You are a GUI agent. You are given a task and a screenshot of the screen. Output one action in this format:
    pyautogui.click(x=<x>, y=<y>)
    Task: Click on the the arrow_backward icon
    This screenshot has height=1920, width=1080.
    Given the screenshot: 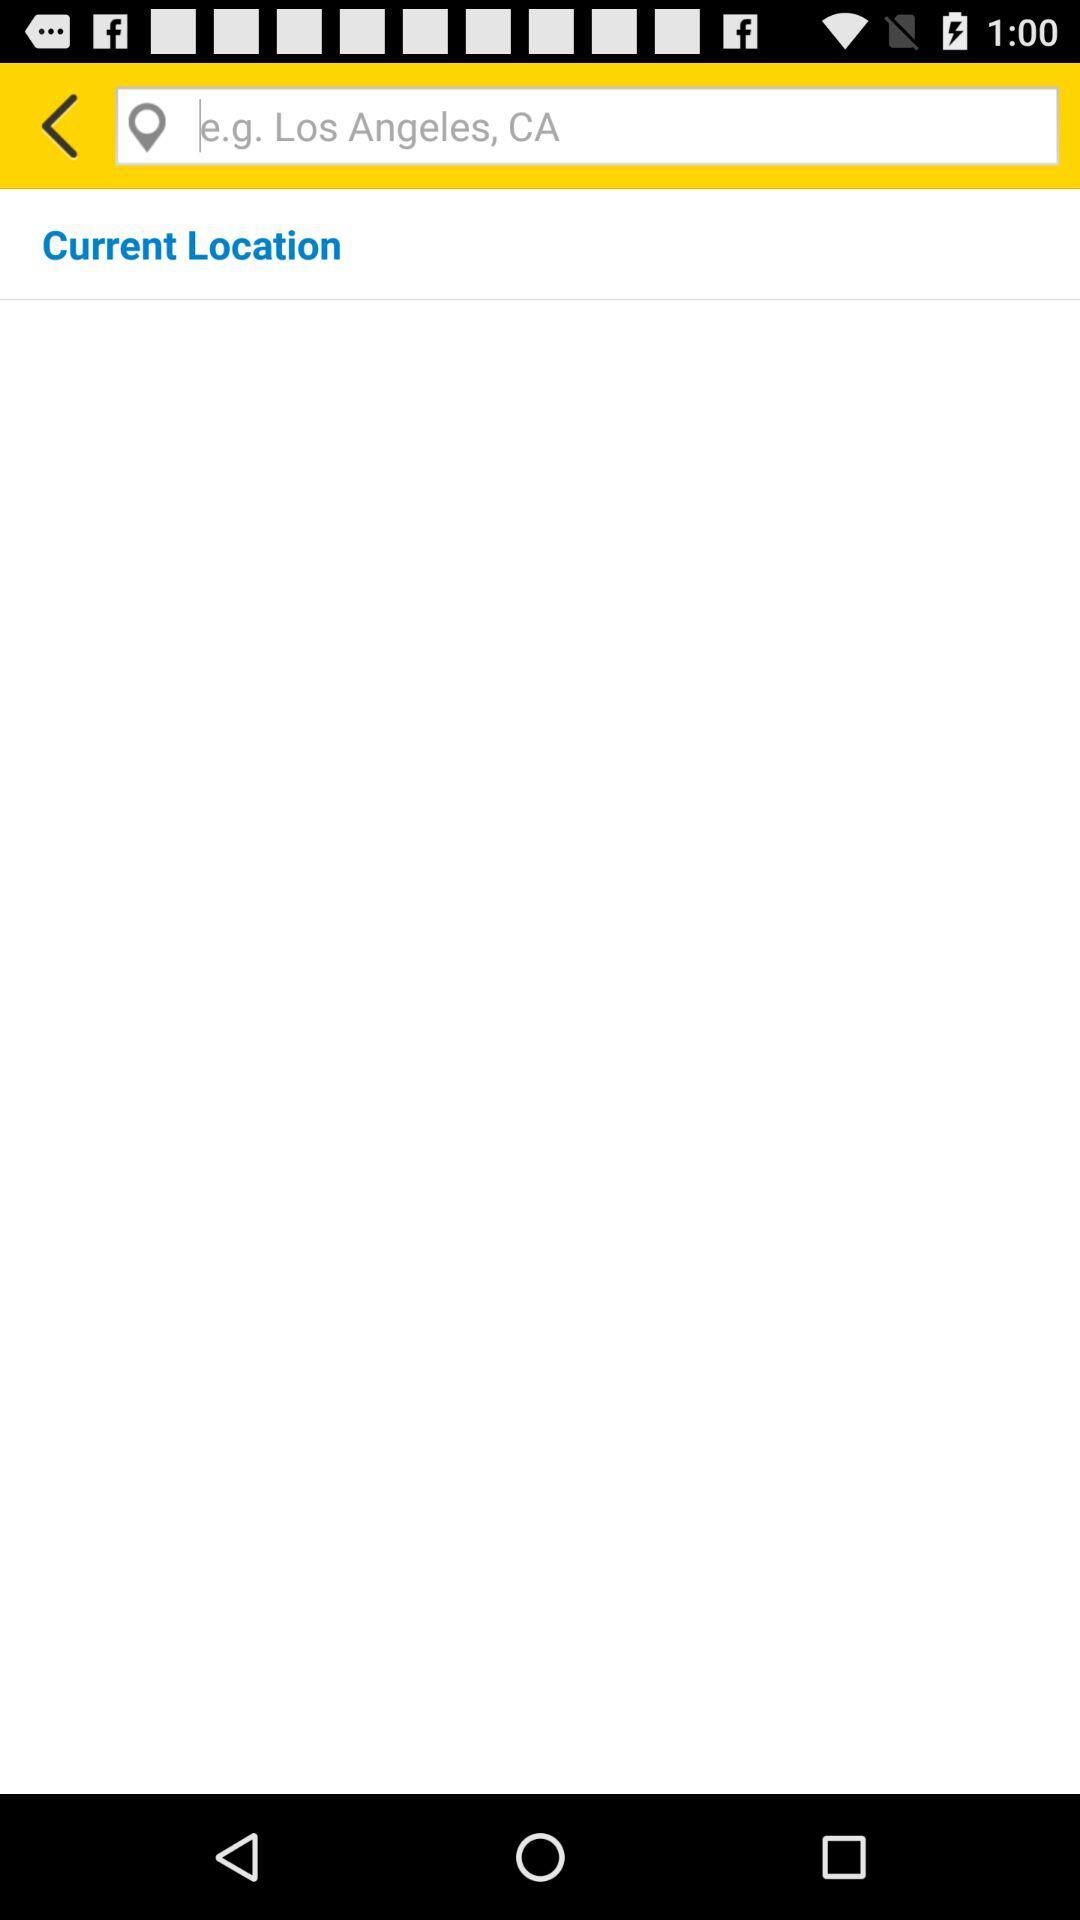 What is the action you would take?
    pyautogui.click(x=56, y=133)
    